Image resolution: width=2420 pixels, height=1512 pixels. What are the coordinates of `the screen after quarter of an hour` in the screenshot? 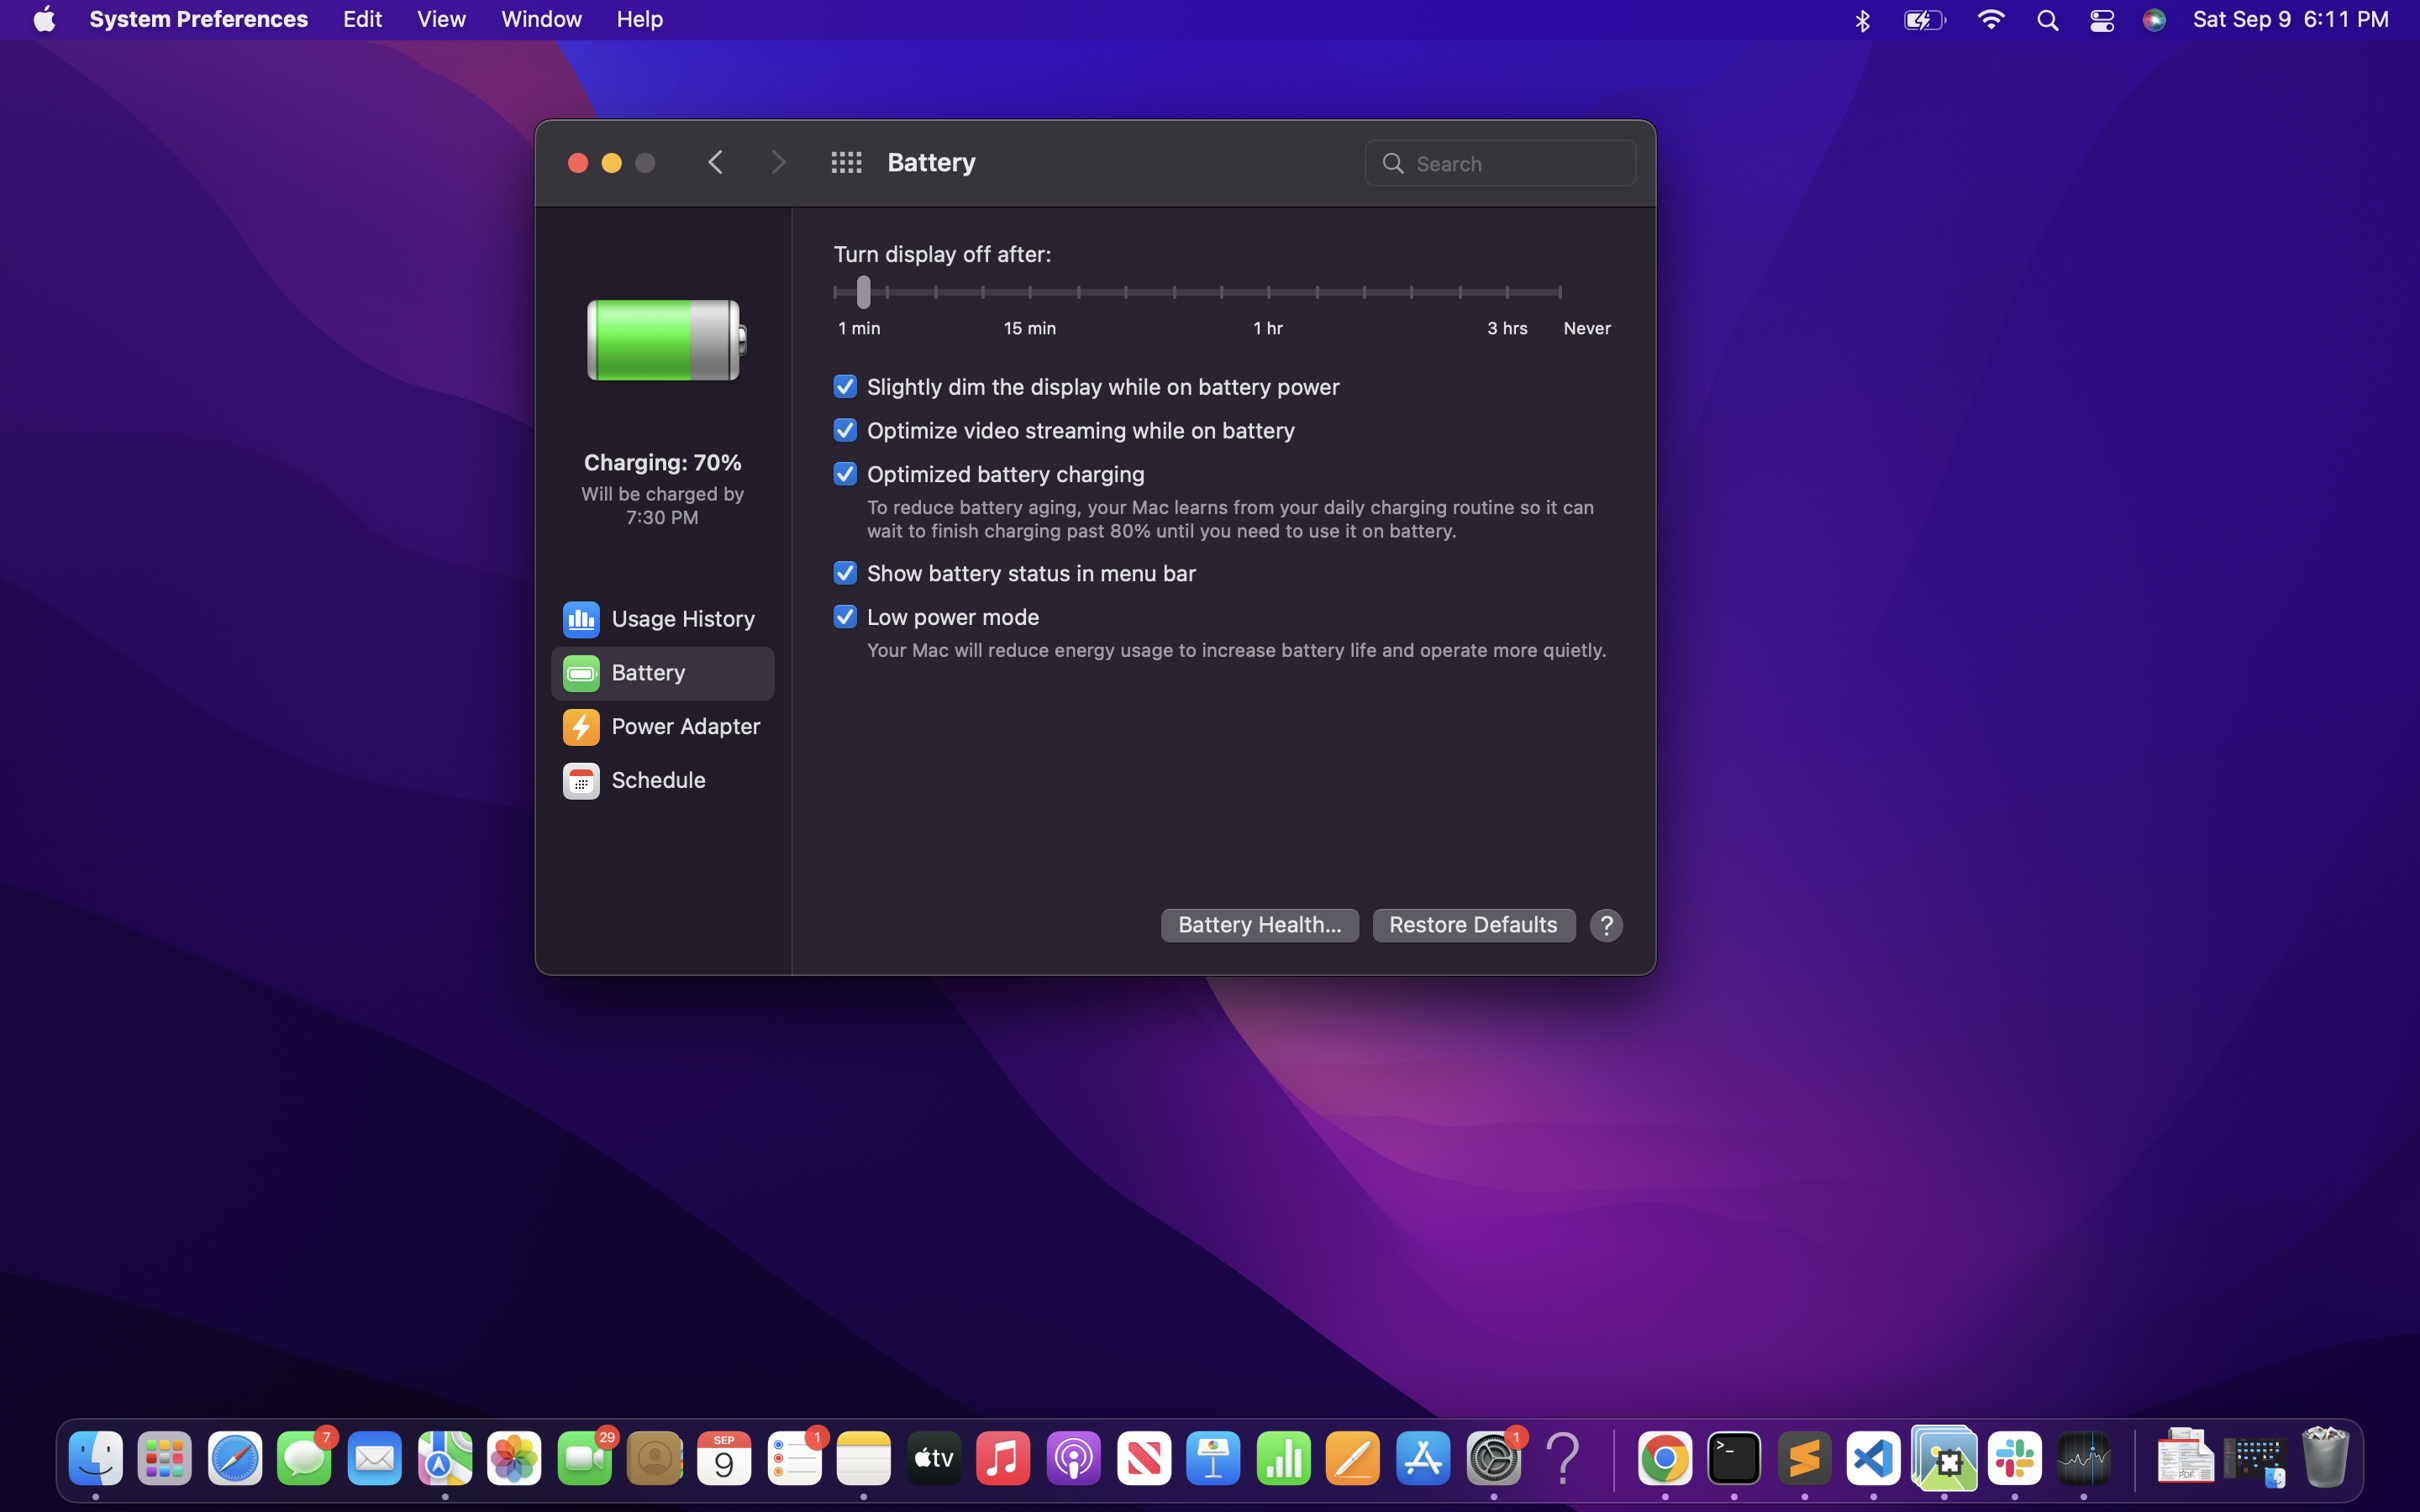 It's located at (1030, 295).